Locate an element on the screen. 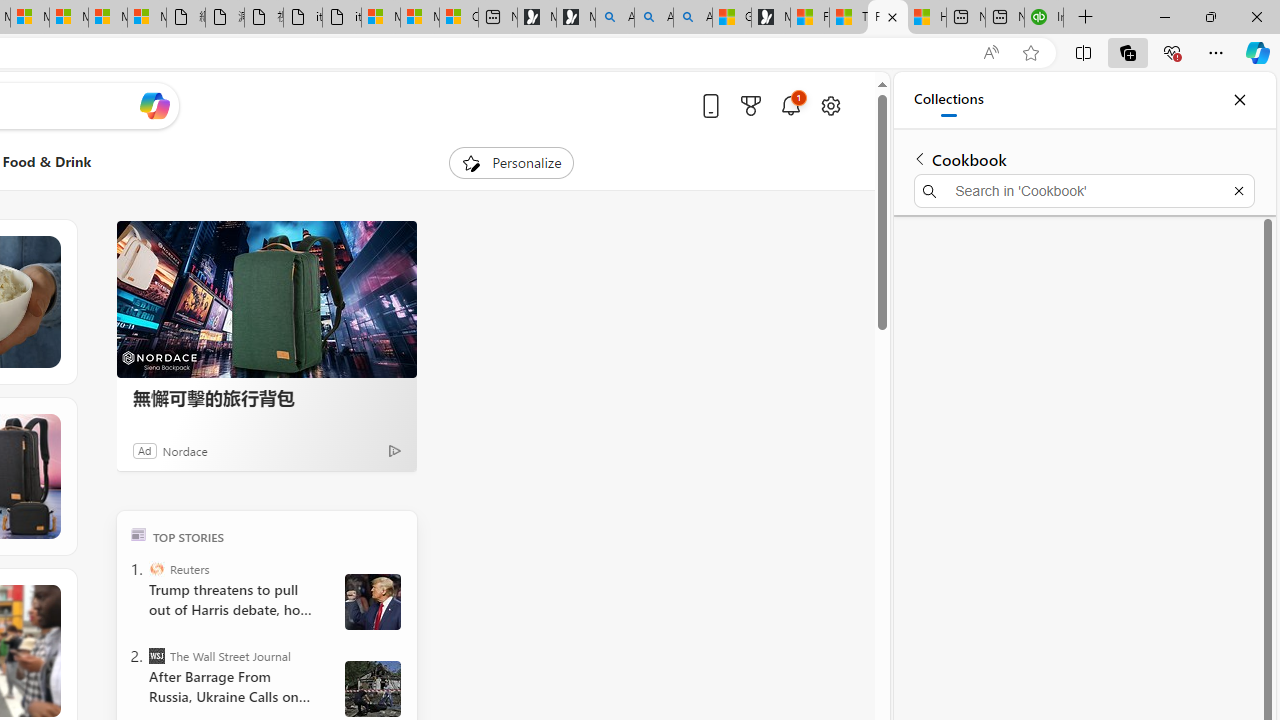 This screenshot has height=720, width=1280. 'Ad Choice' is located at coordinates (394, 450).